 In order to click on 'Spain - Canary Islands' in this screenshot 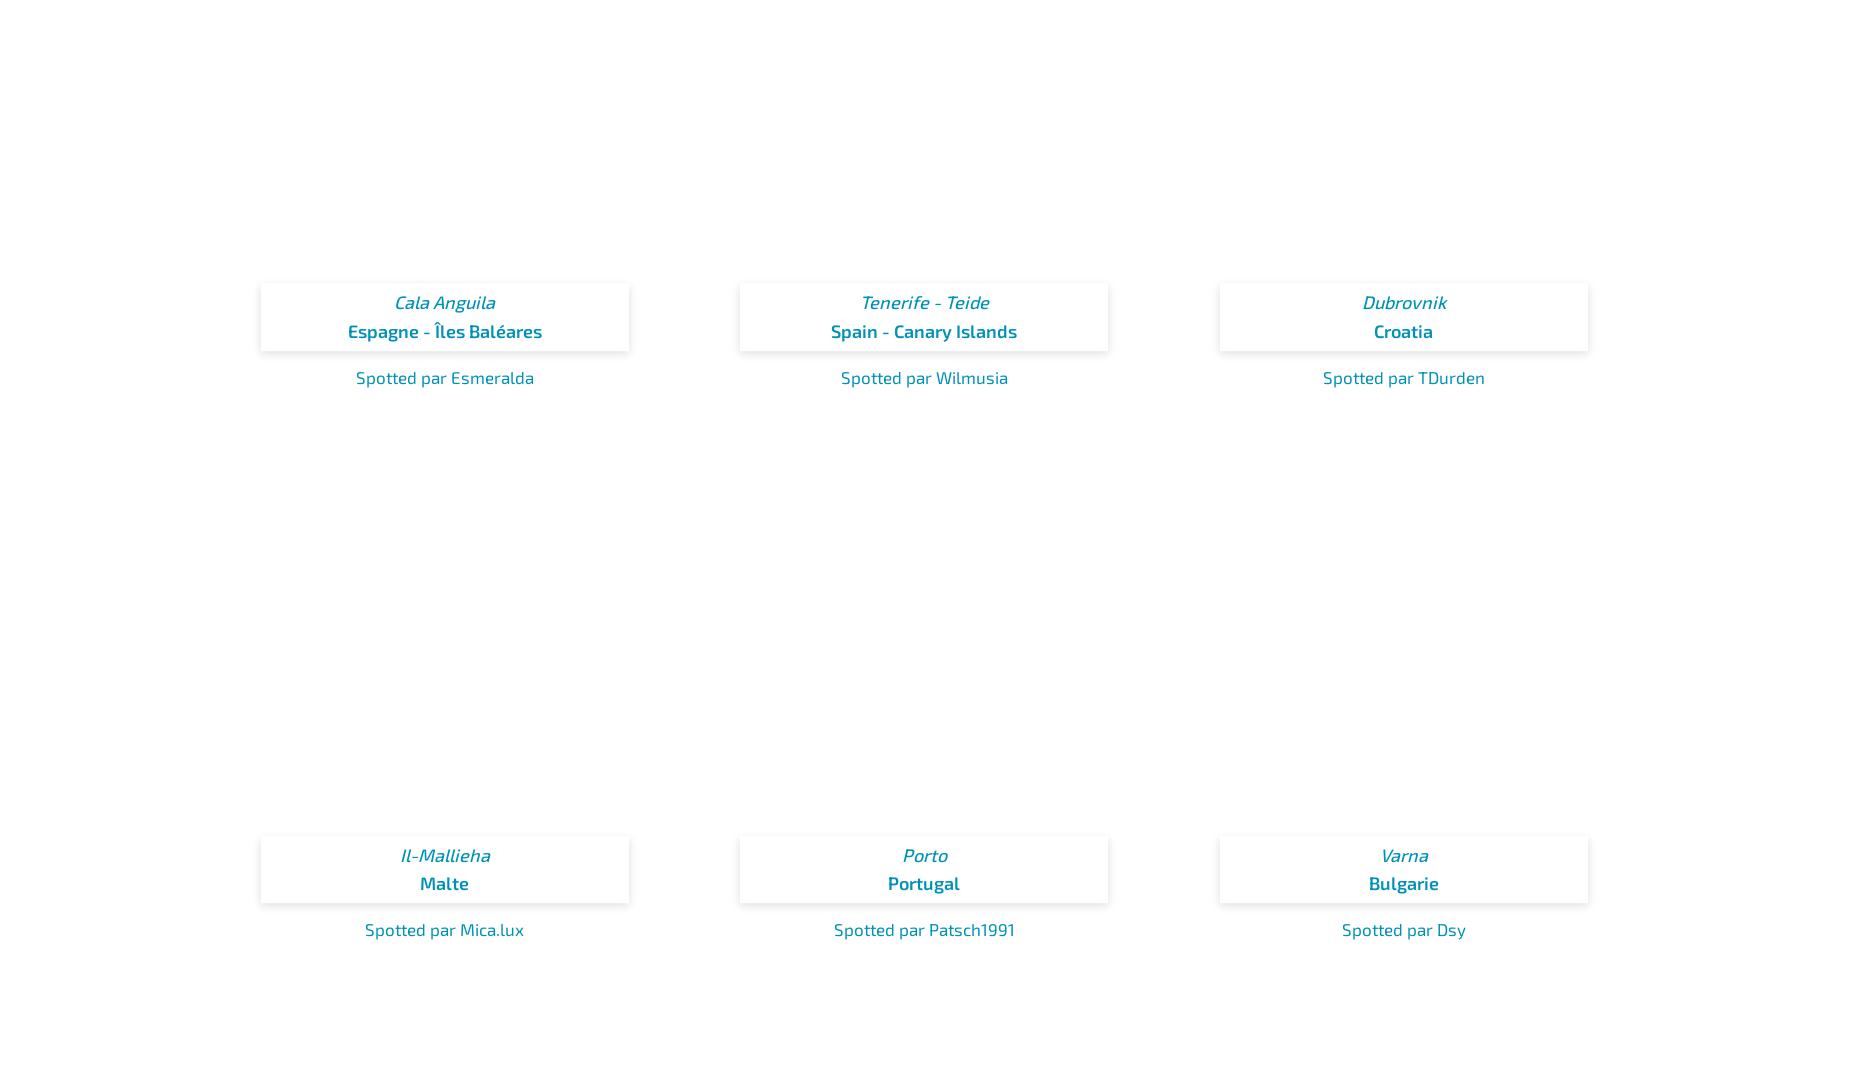, I will do `click(924, 330)`.